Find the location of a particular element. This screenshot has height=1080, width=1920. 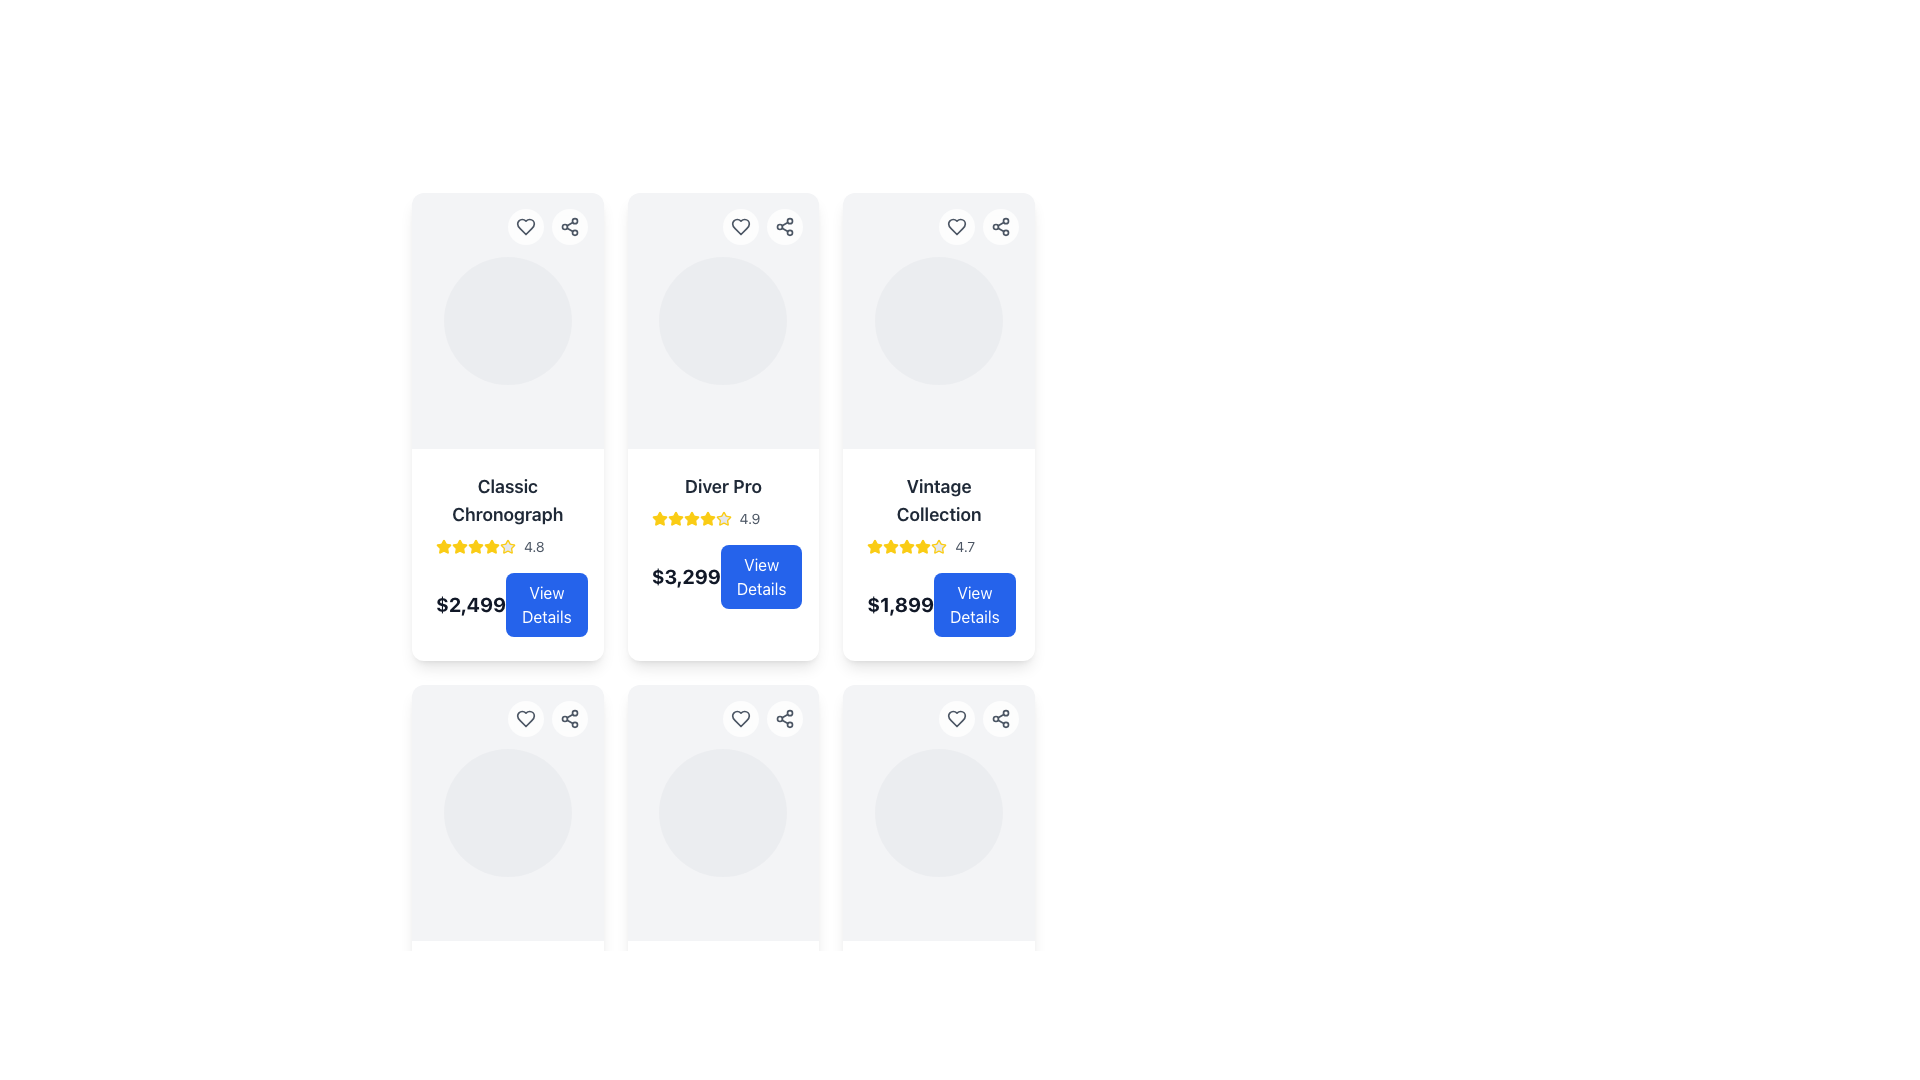

the share button located at the top right corner of the third product card in the second row is located at coordinates (568, 717).